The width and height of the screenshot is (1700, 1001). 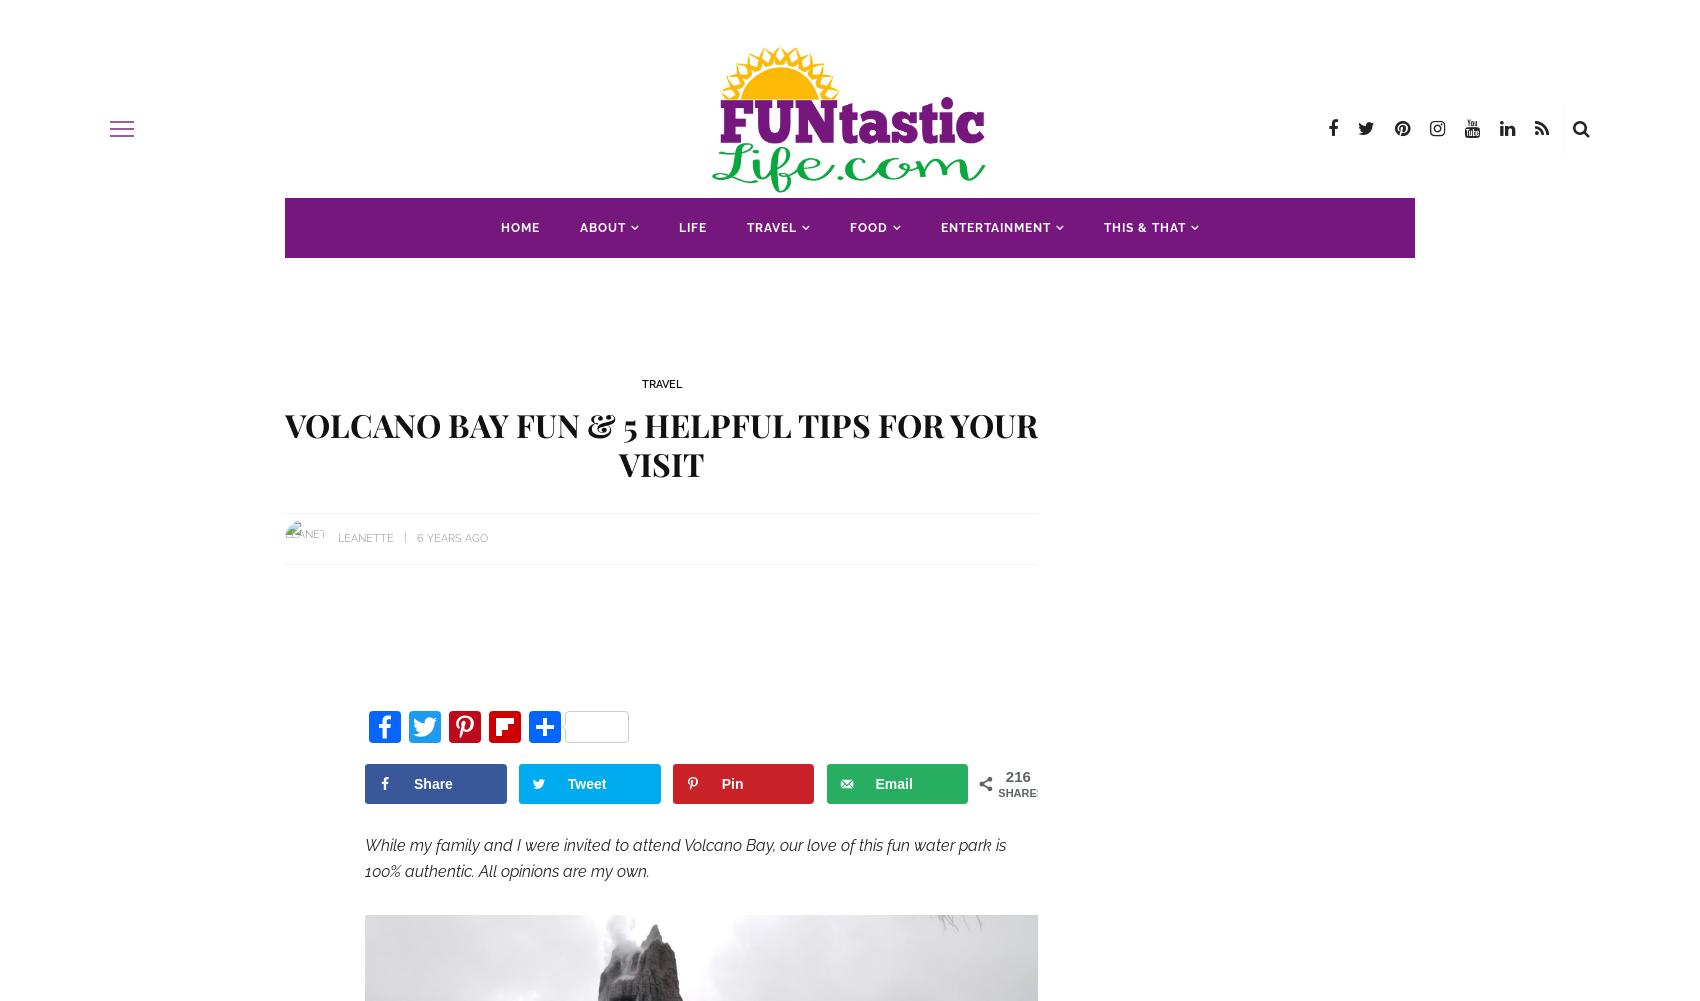 I want to click on '6 years ago', so click(x=452, y=536).